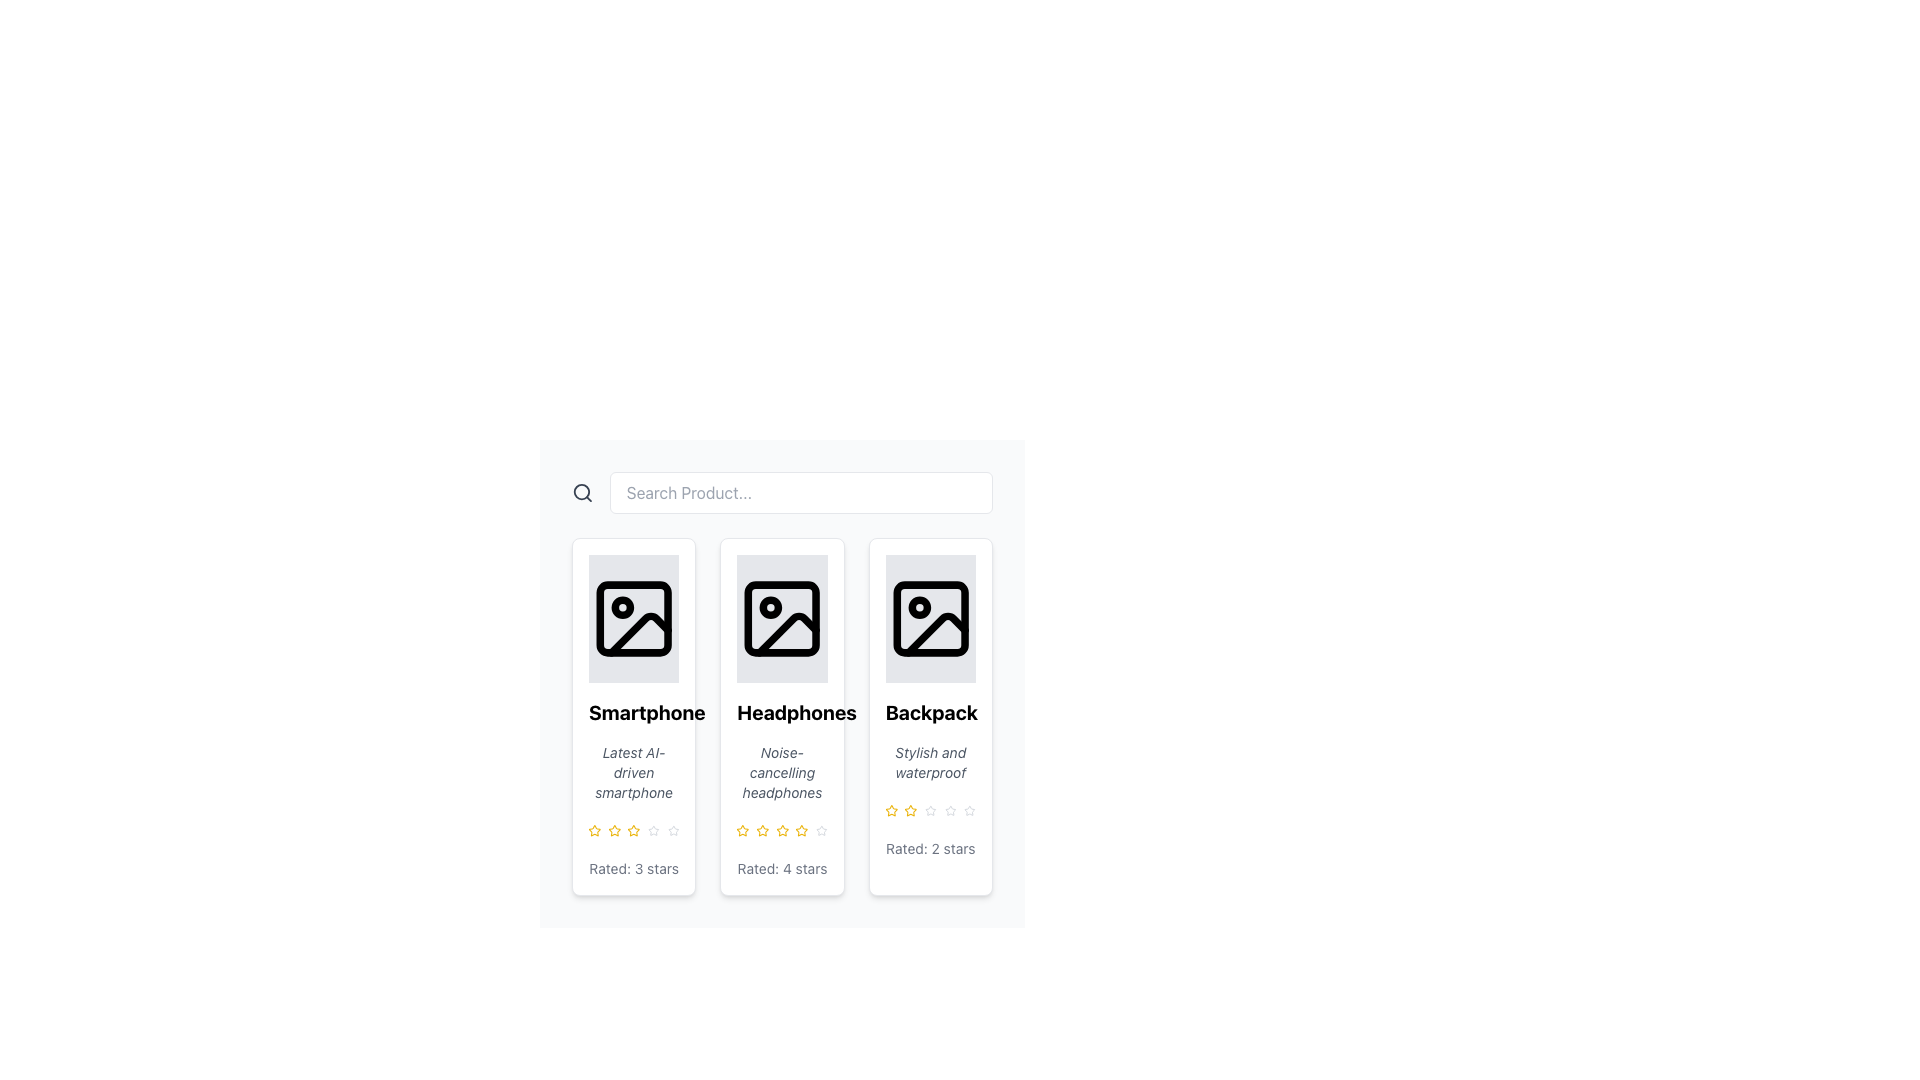 Image resolution: width=1920 pixels, height=1080 pixels. What do you see at coordinates (781, 867) in the screenshot?
I see `the text label reading 'Rated: 4 stars', which is styled in a smaller, gray font and located at the bottom of the central card for 'Headphones', directly below the graphical star ratings` at bounding box center [781, 867].